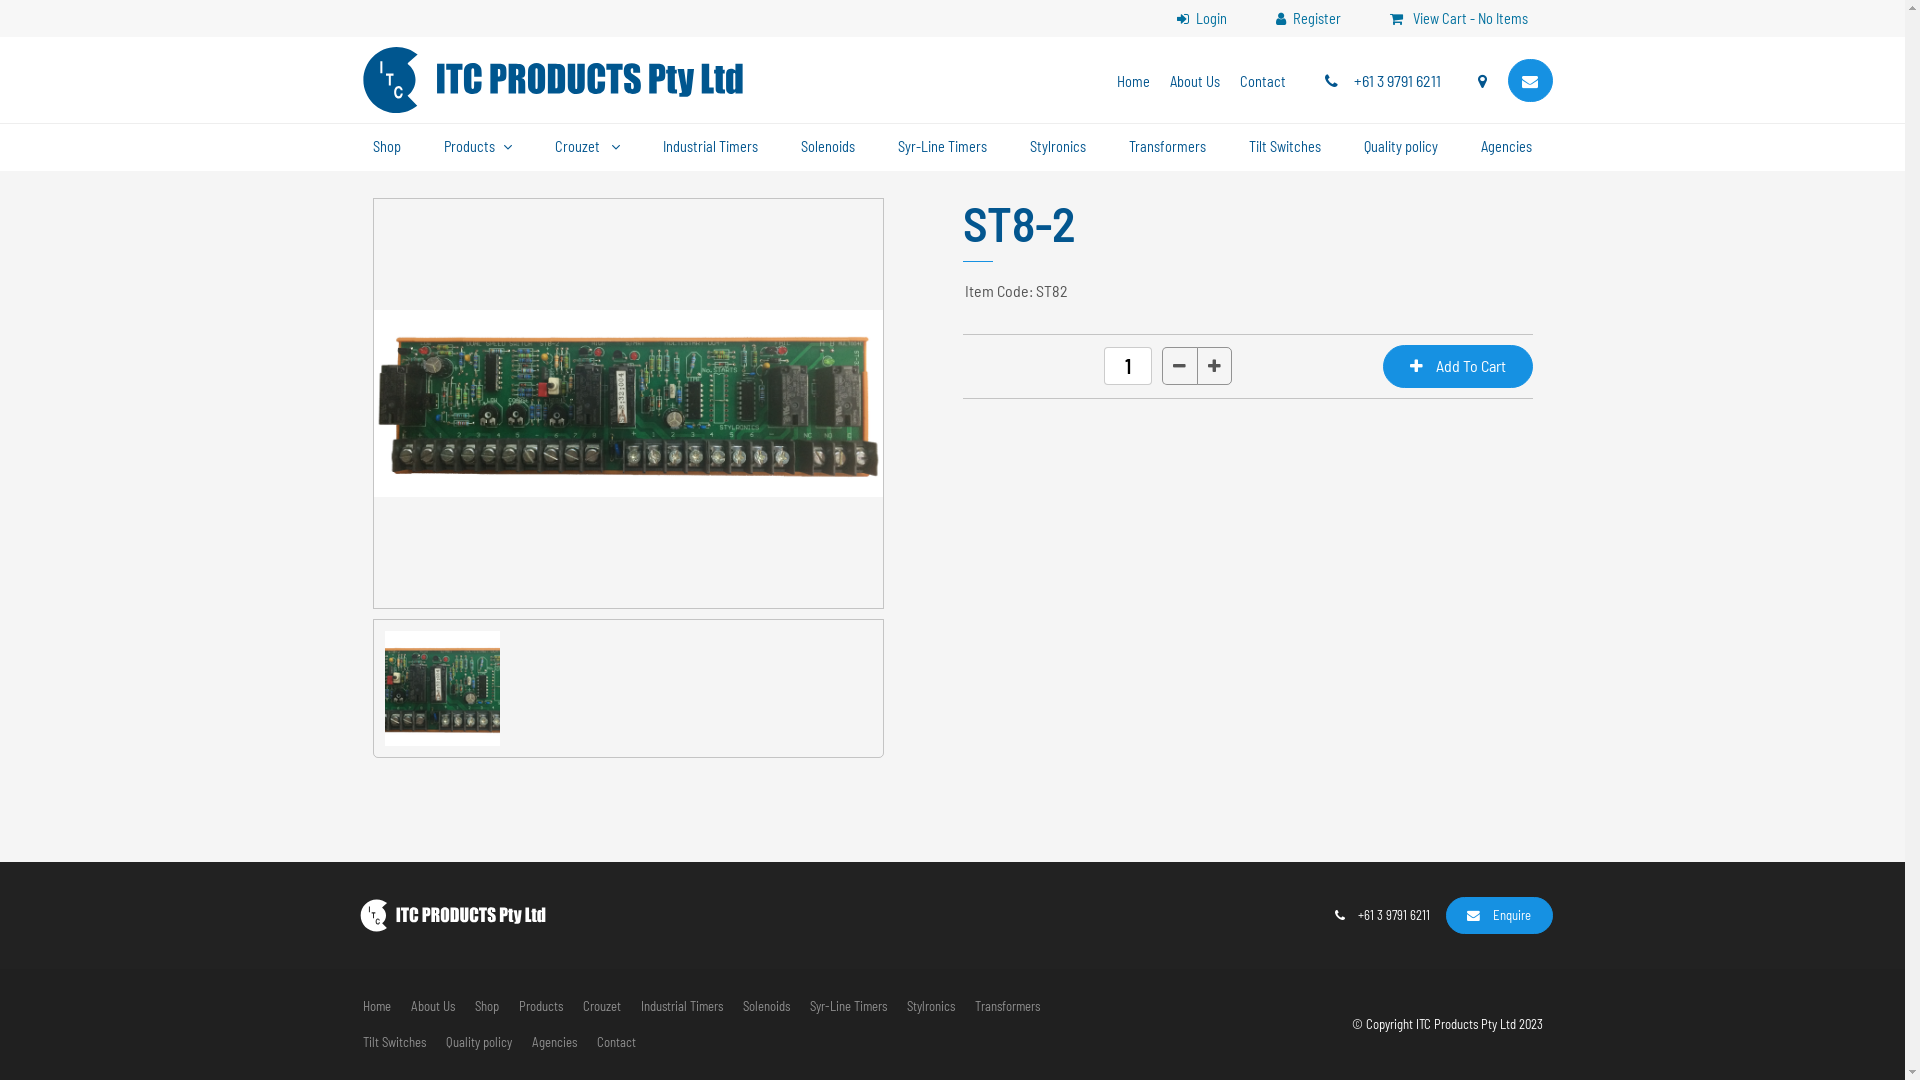 This screenshot has height=1080, width=1920. What do you see at coordinates (435, 1041) in the screenshot?
I see `'Quality policy'` at bounding box center [435, 1041].